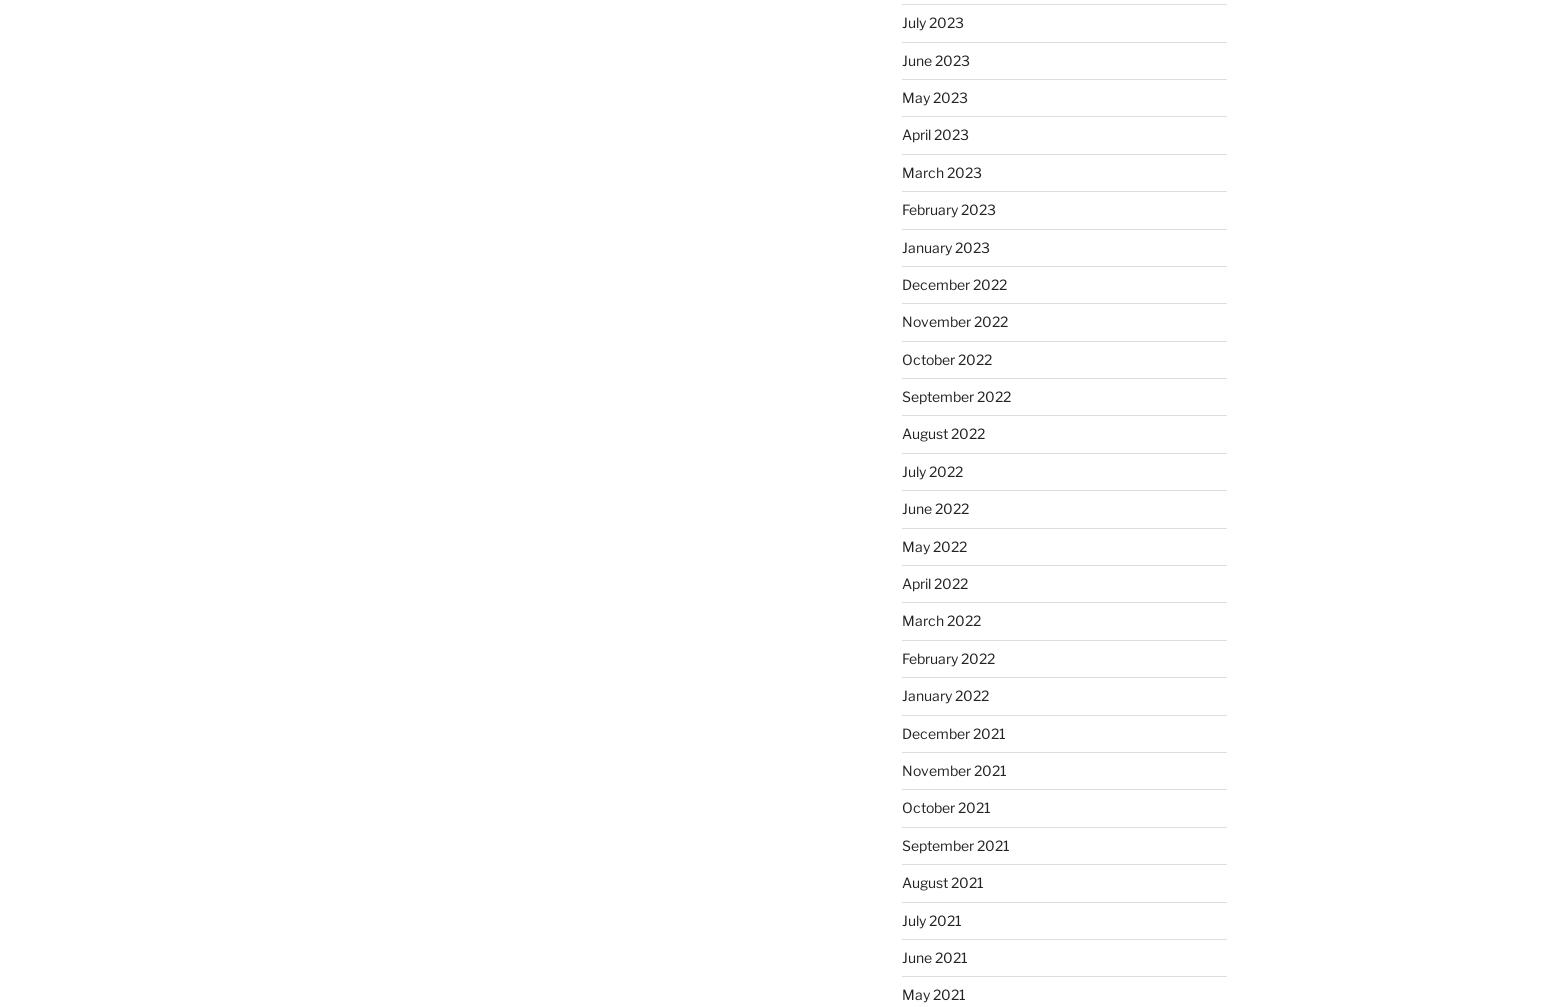 Image resolution: width=1550 pixels, height=1007 pixels. I want to click on 'October 2021', so click(944, 806).